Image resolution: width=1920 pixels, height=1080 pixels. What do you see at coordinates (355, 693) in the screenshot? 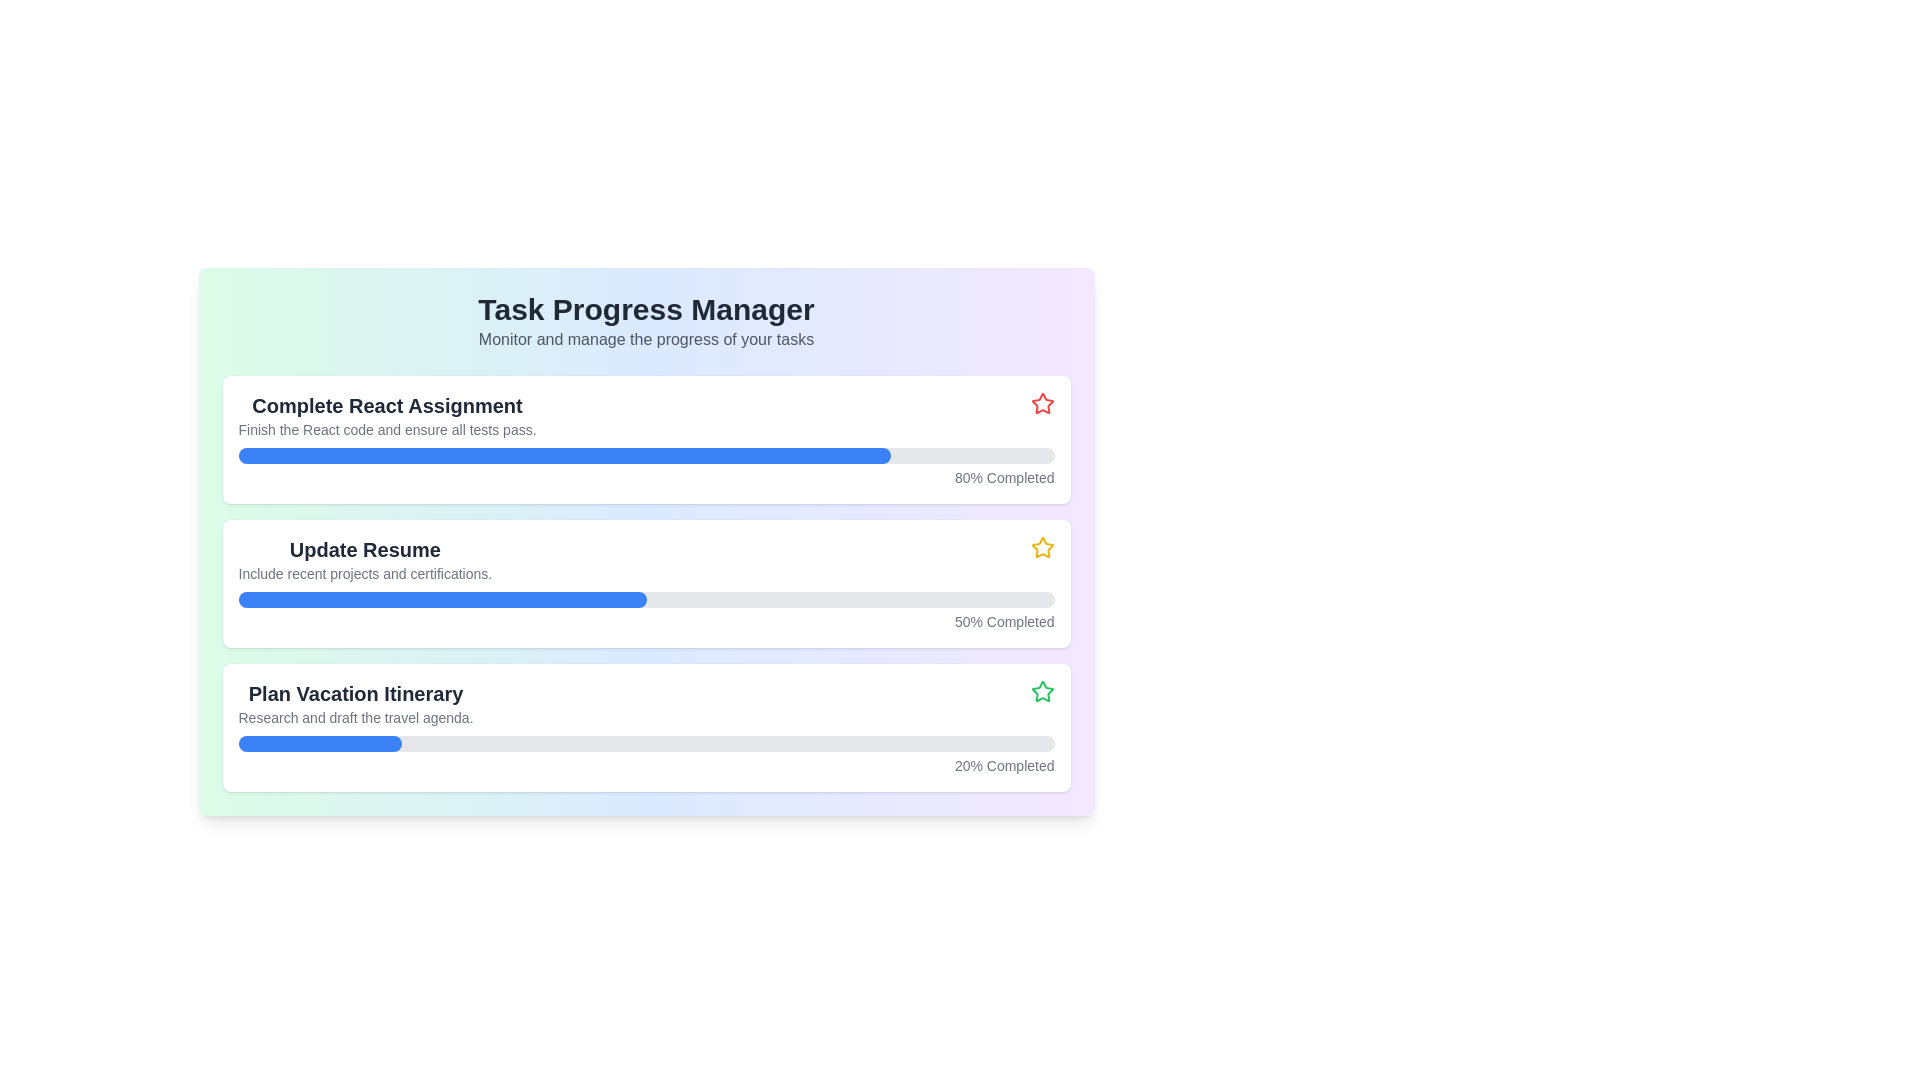
I see `the text label displaying 'Plan Vacation Itinerary', which is prominently positioned as the title of a section in a large, bold, dark gray font on a white background` at bounding box center [355, 693].